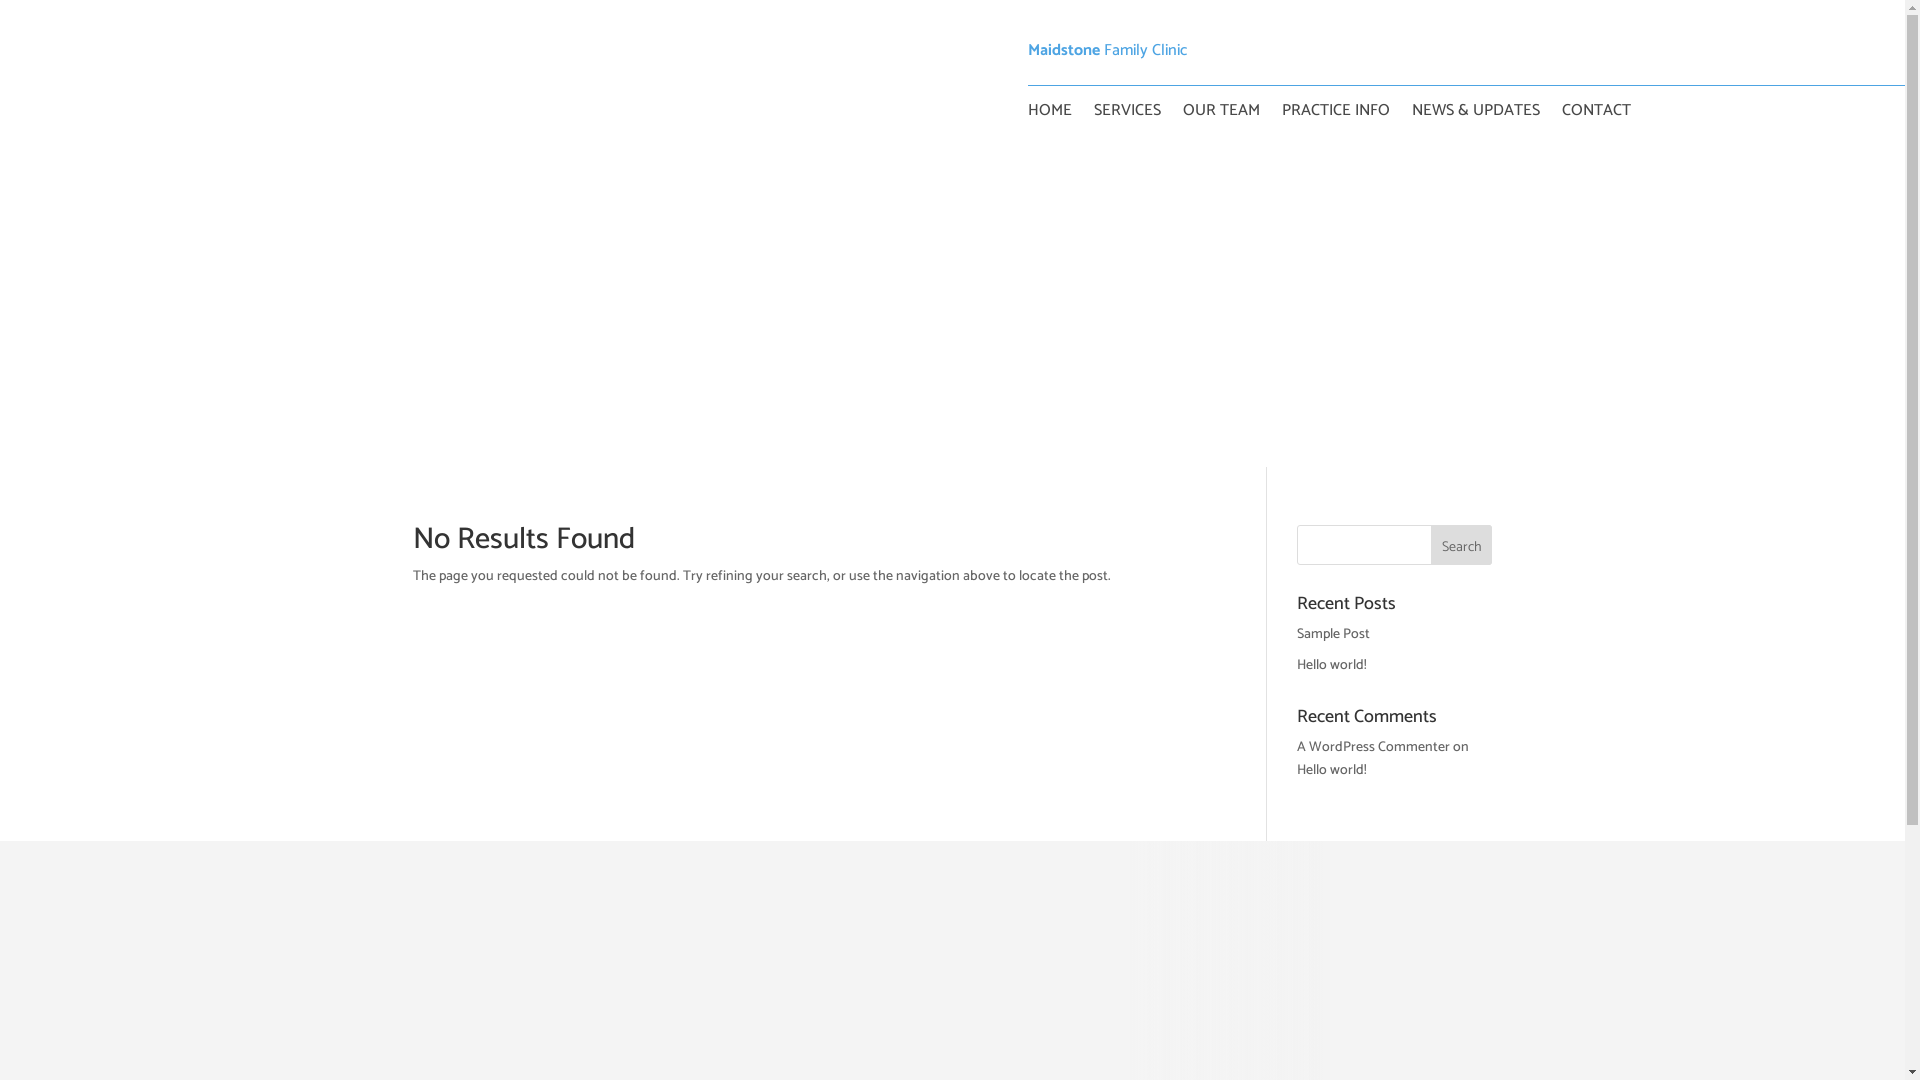 Image resolution: width=1920 pixels, height=1080 pixels. Describe the element at coordinates (1332, 769) in the screenshot. I see `'Hello world!'` at that location.